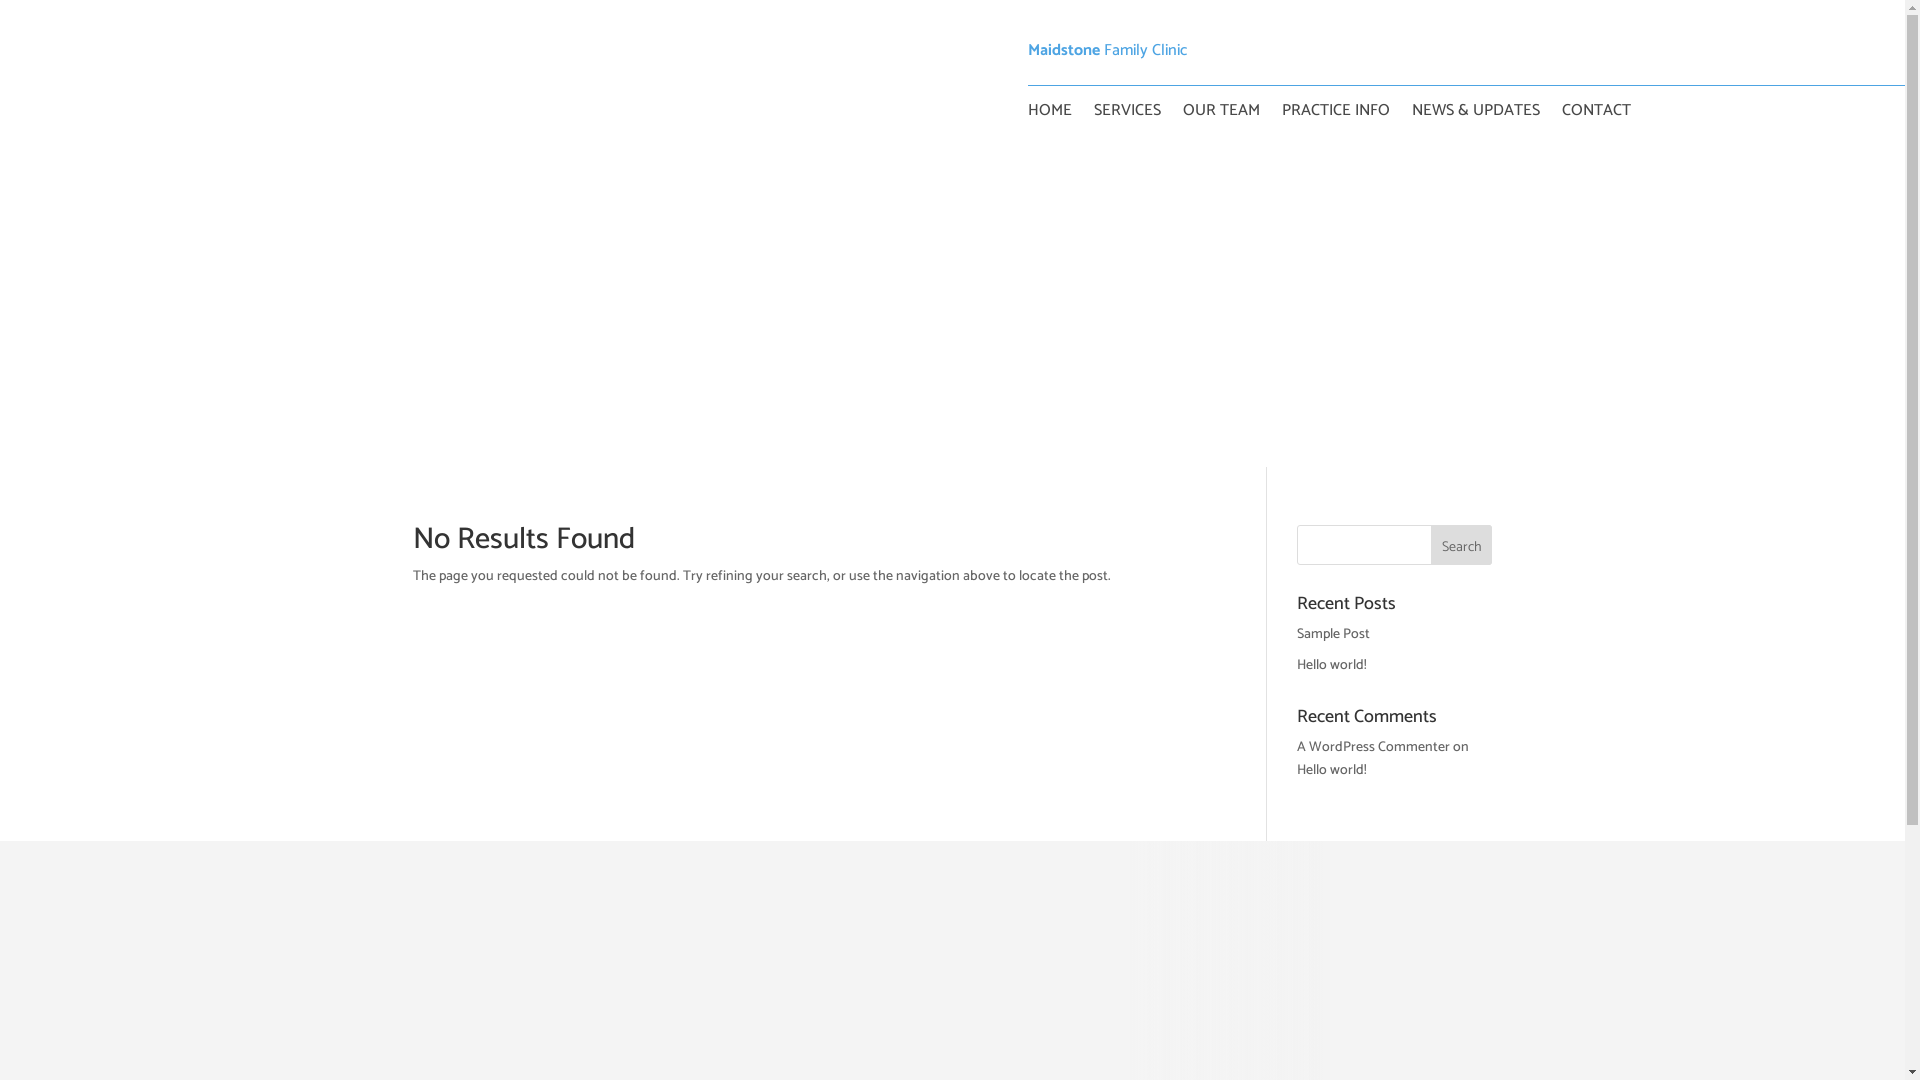 Image resolution: width=1920 pixels, height=1080 pixels. Describe the element at coordinates (1332, 769) in the screenshot. I see `'Hello world!'` at that location.